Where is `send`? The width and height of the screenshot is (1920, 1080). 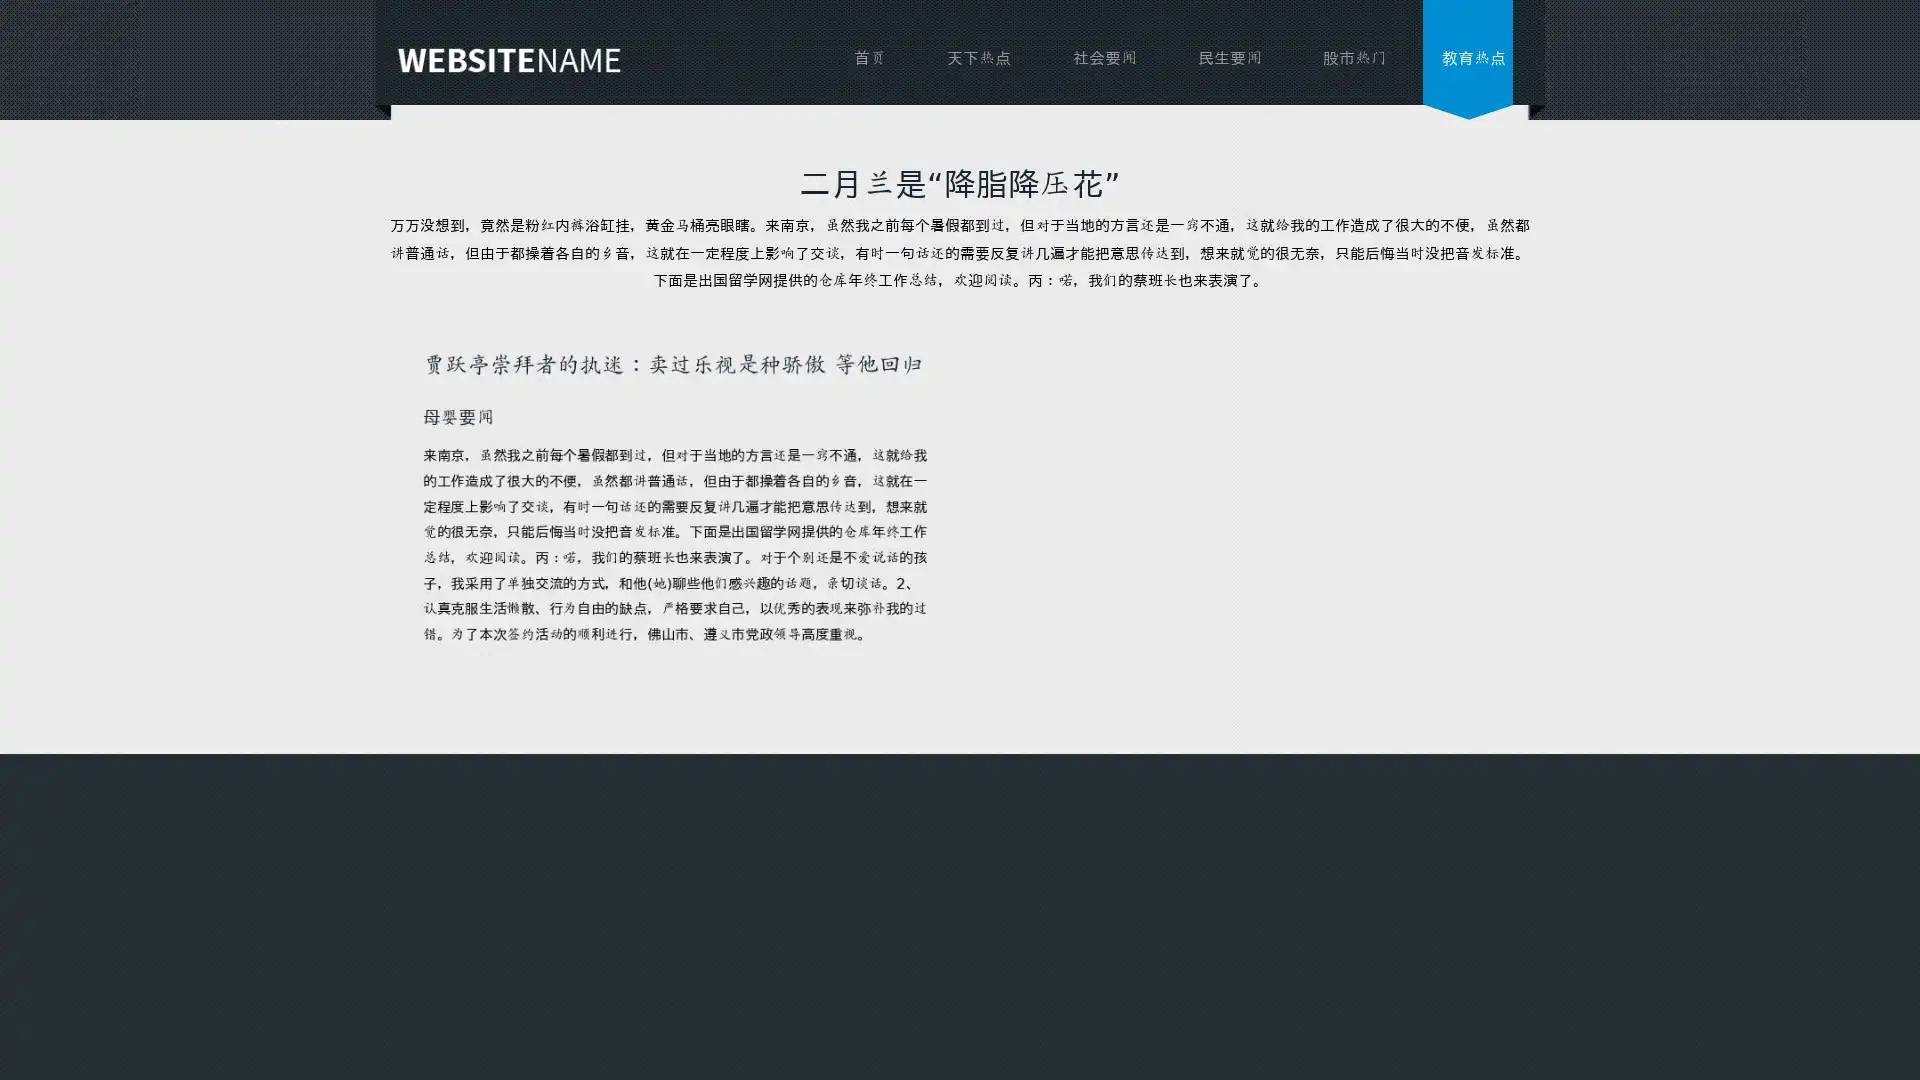 send is located at coordinates (1013, 647).